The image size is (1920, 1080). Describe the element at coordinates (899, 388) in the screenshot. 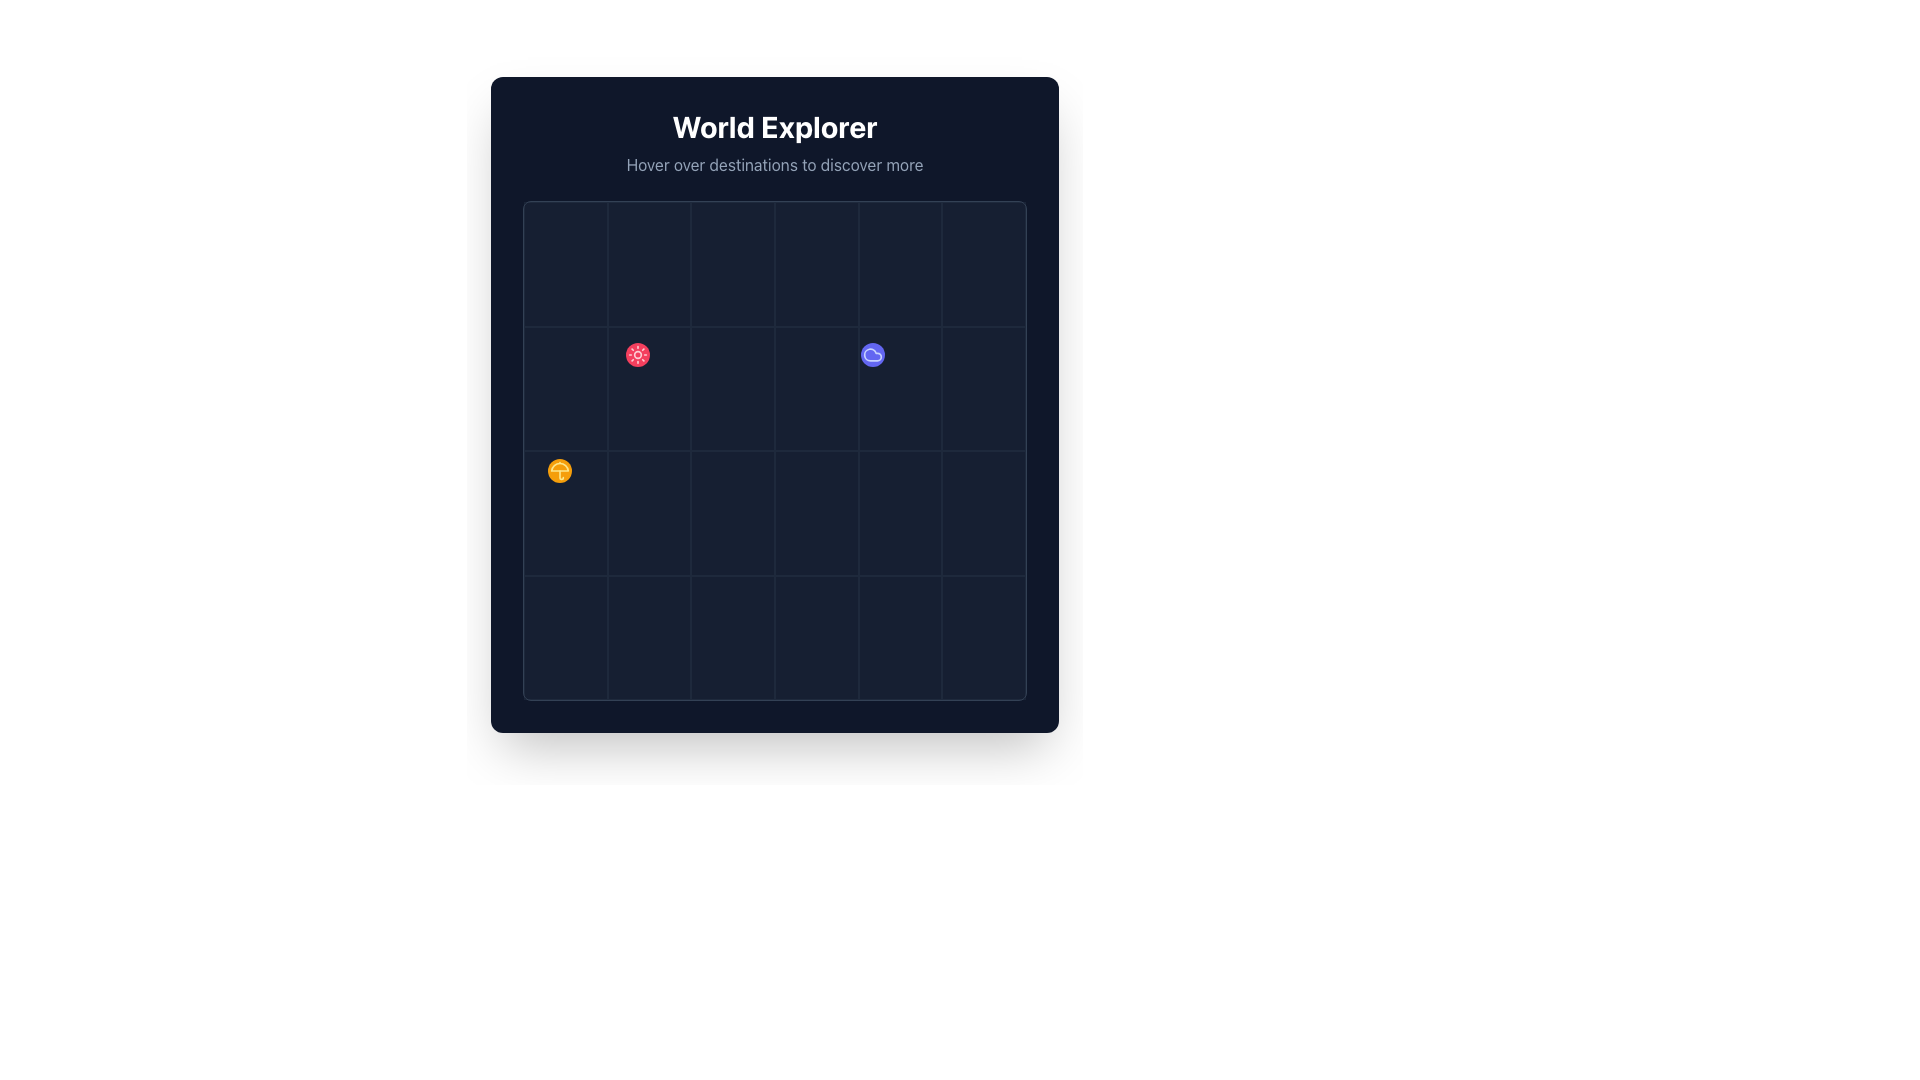

I see `the eleventh cell in the grid layout located in the second row and fifth column of the 'World Explorer' sub-panel` at that location.